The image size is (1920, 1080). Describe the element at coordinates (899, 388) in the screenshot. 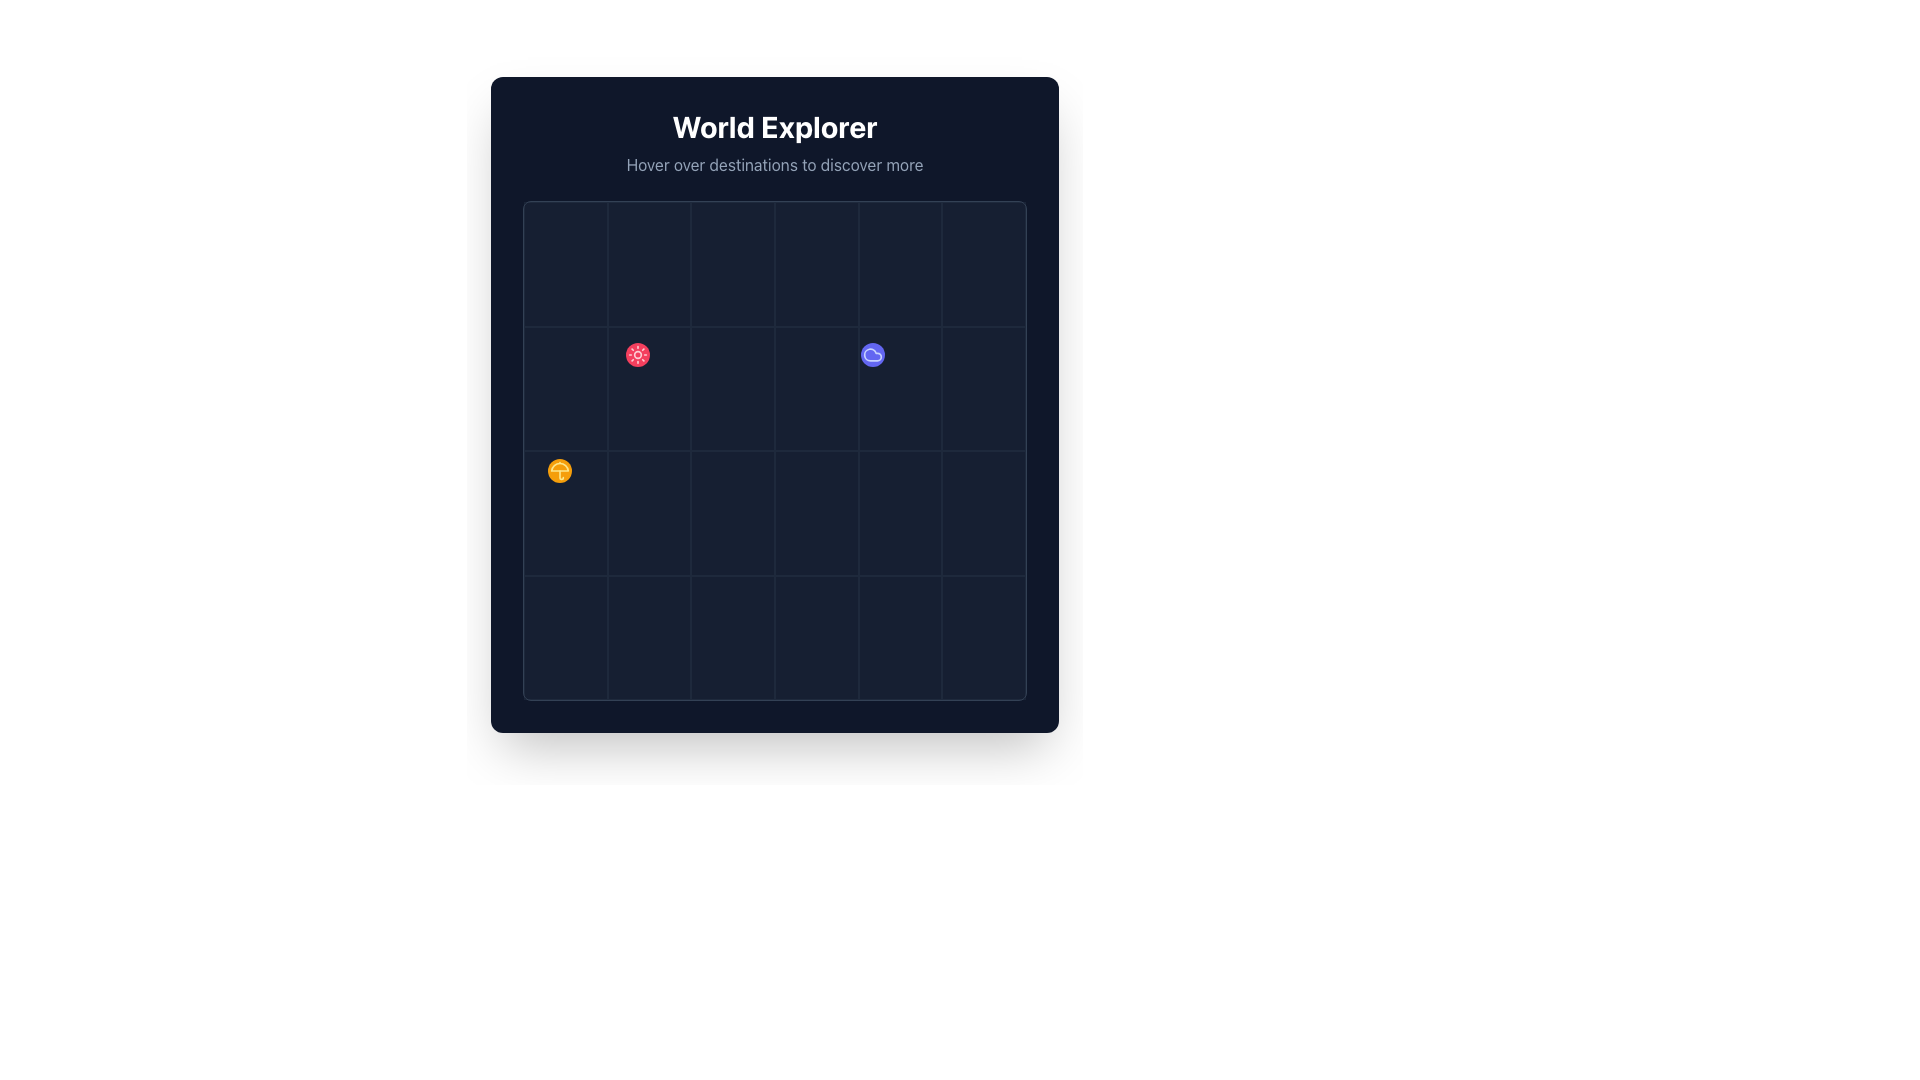

I see `the eleventh cell in the grid layout located in the second row and fifth column of the 'World Explorer' sub-panel` at that location.